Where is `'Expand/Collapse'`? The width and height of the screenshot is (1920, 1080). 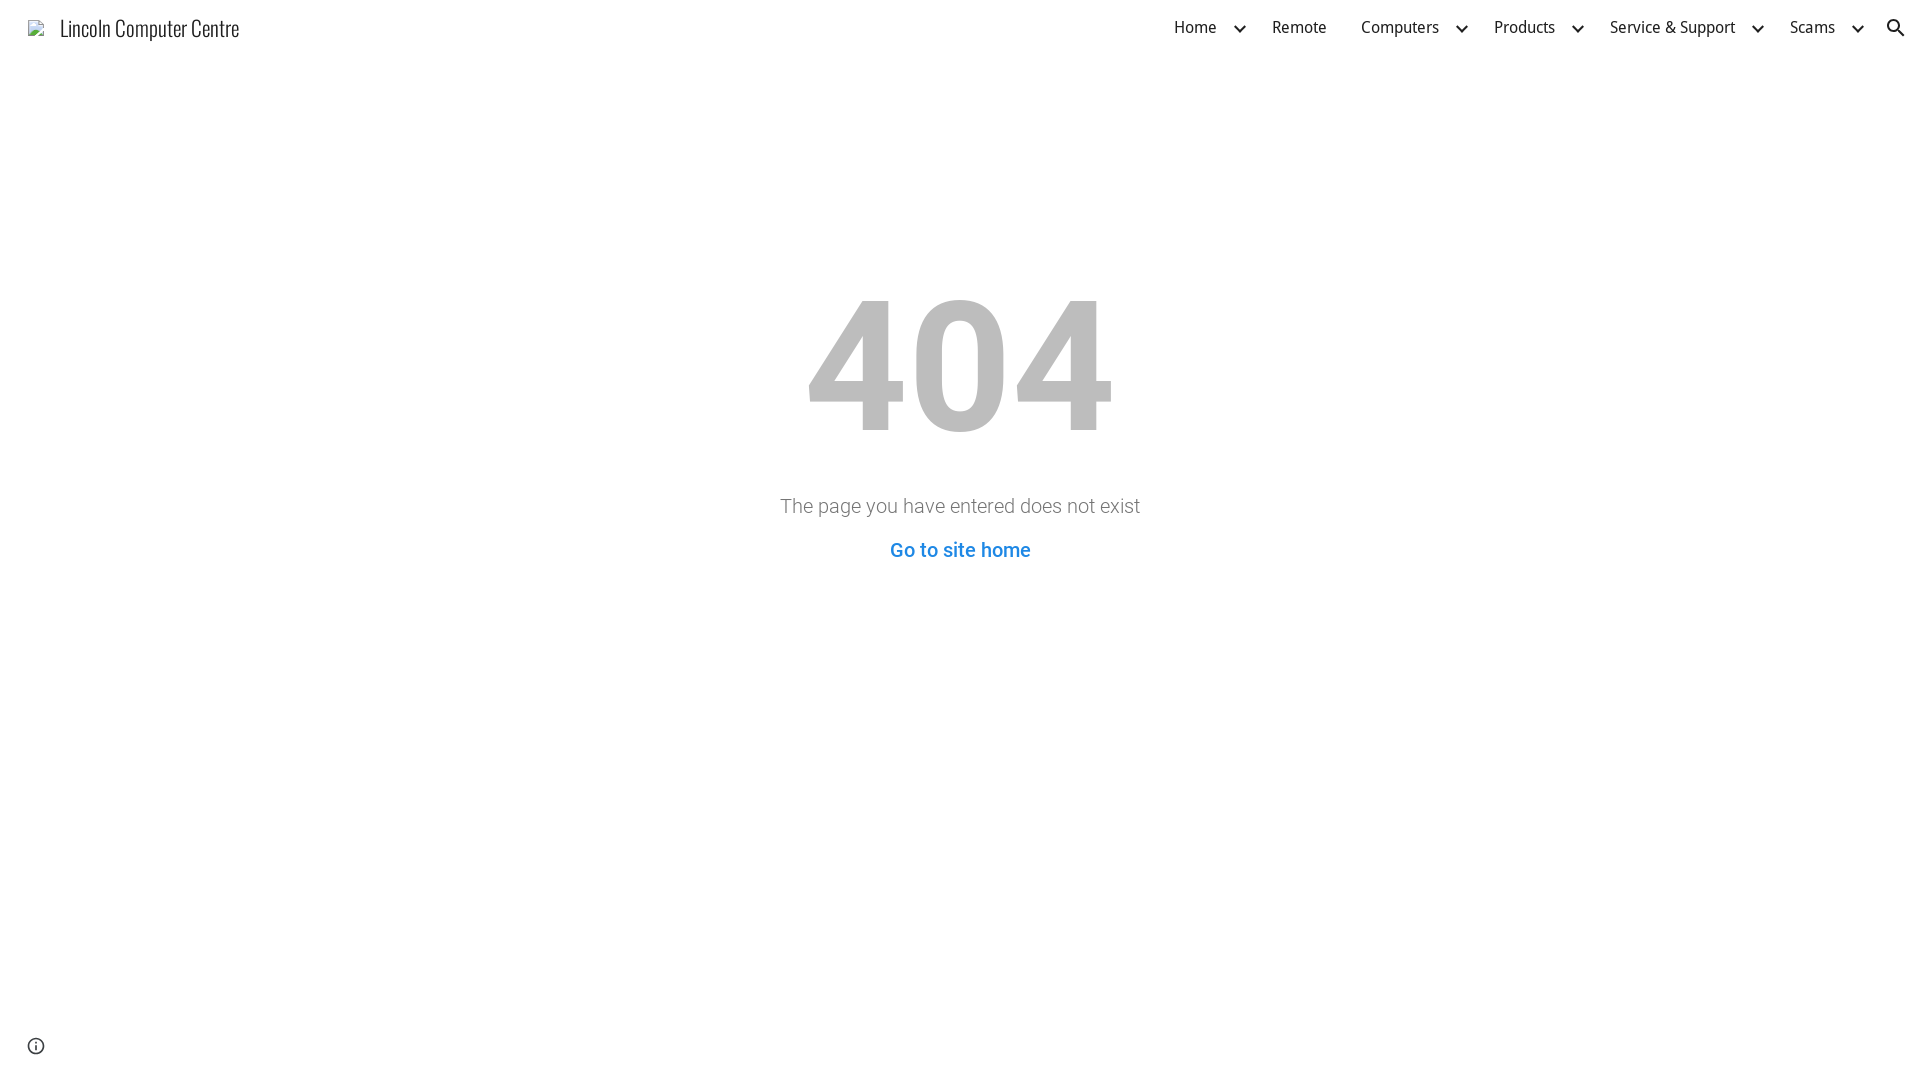
'Expand/Collapse' is located at coordinates (1755, 27).